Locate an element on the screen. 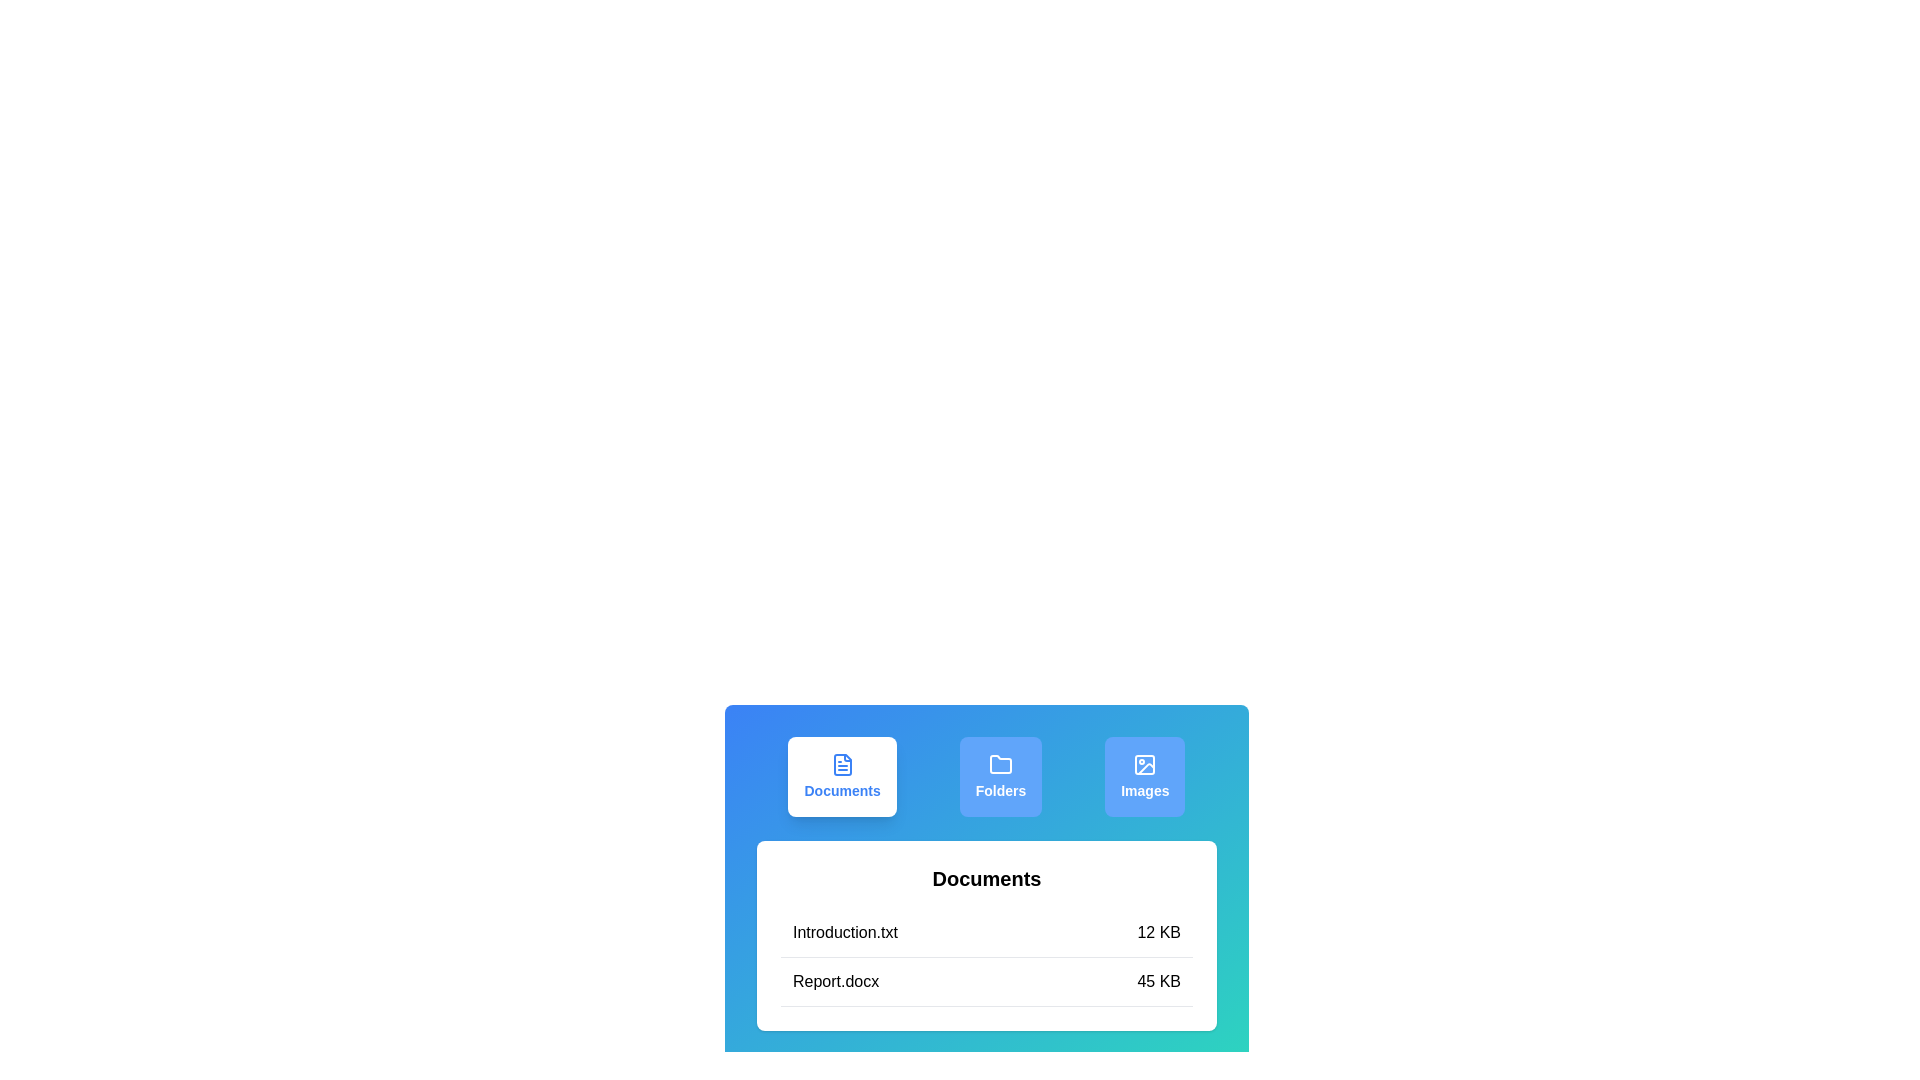 Image resolution: width=1920 pixels, height=1080 pixels. the second button in a horizontal arrangement of three sections is located at coordinates (987, 775).